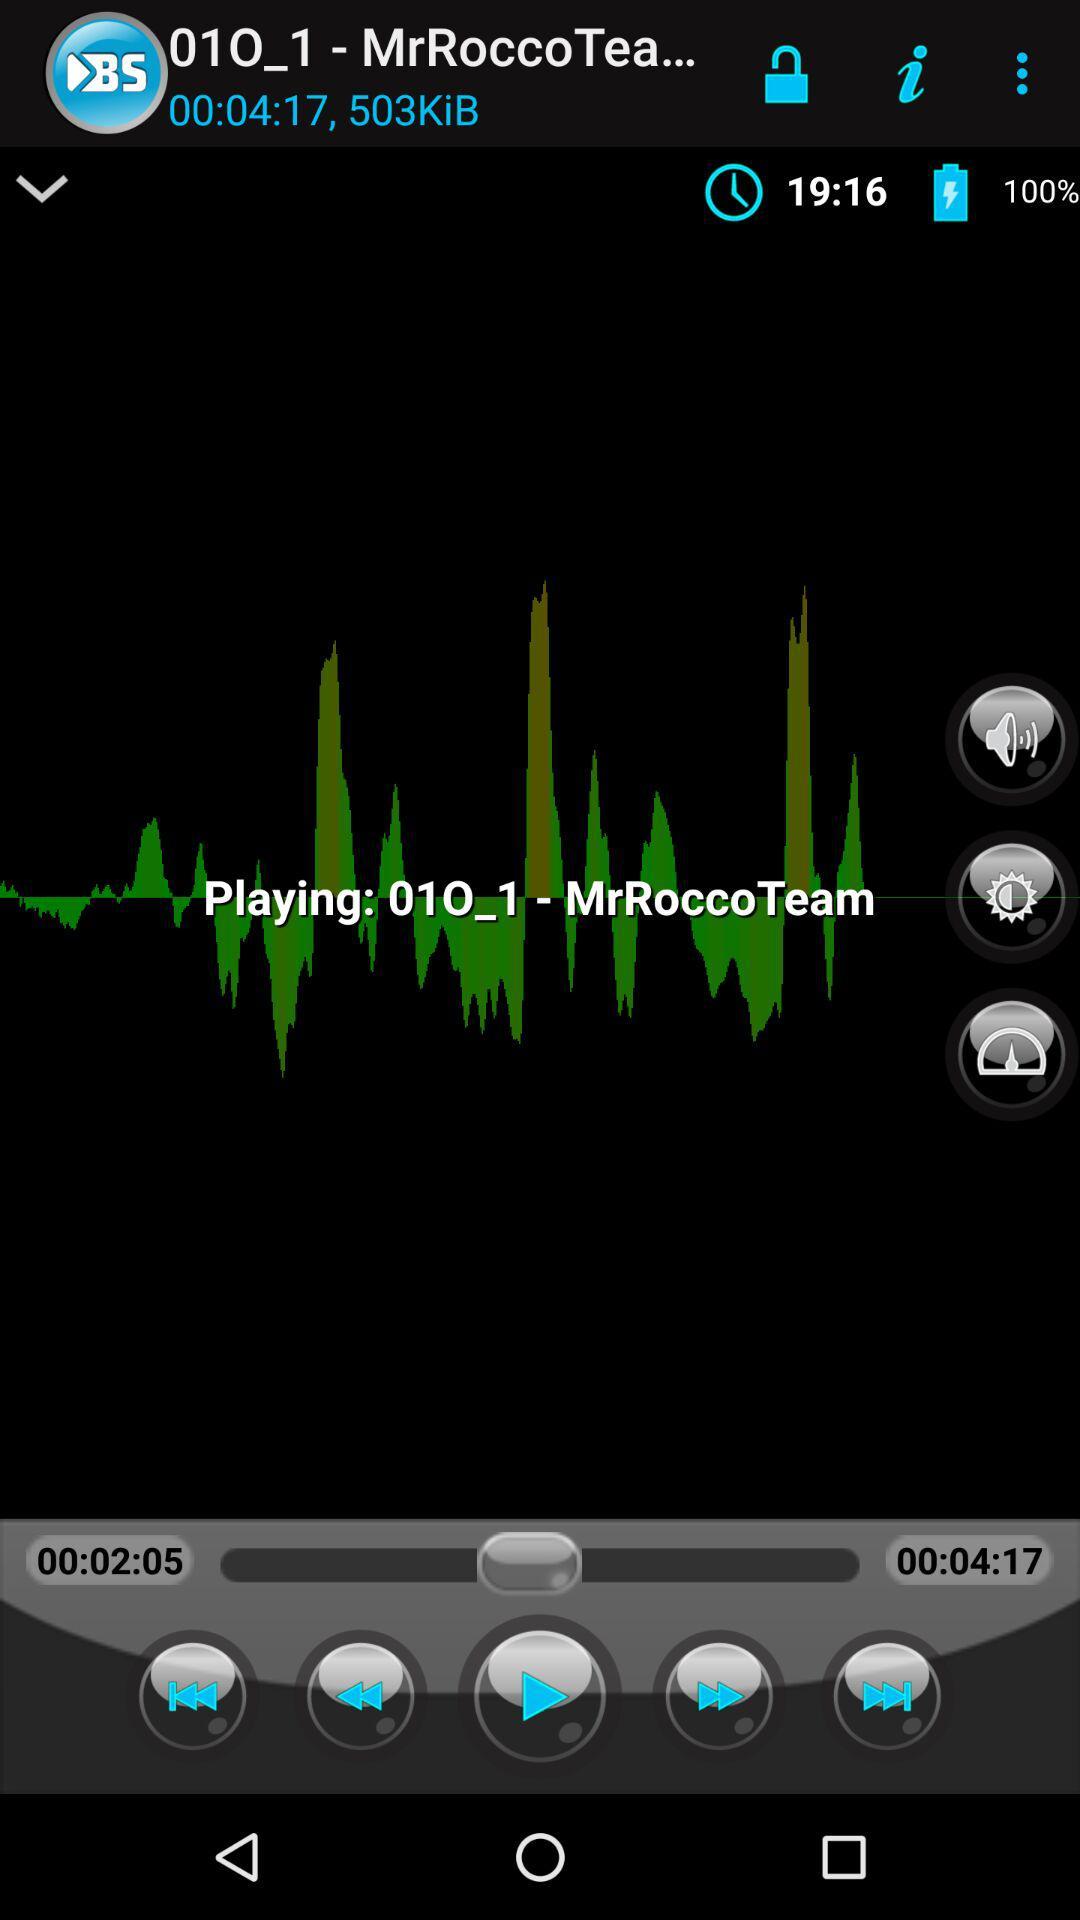 The image size is (1080, 1920). What do you see at coordinates (42, 188) in the screenshot?
I see `item above 00:02:05 icon` at bounding box center [42, 188].